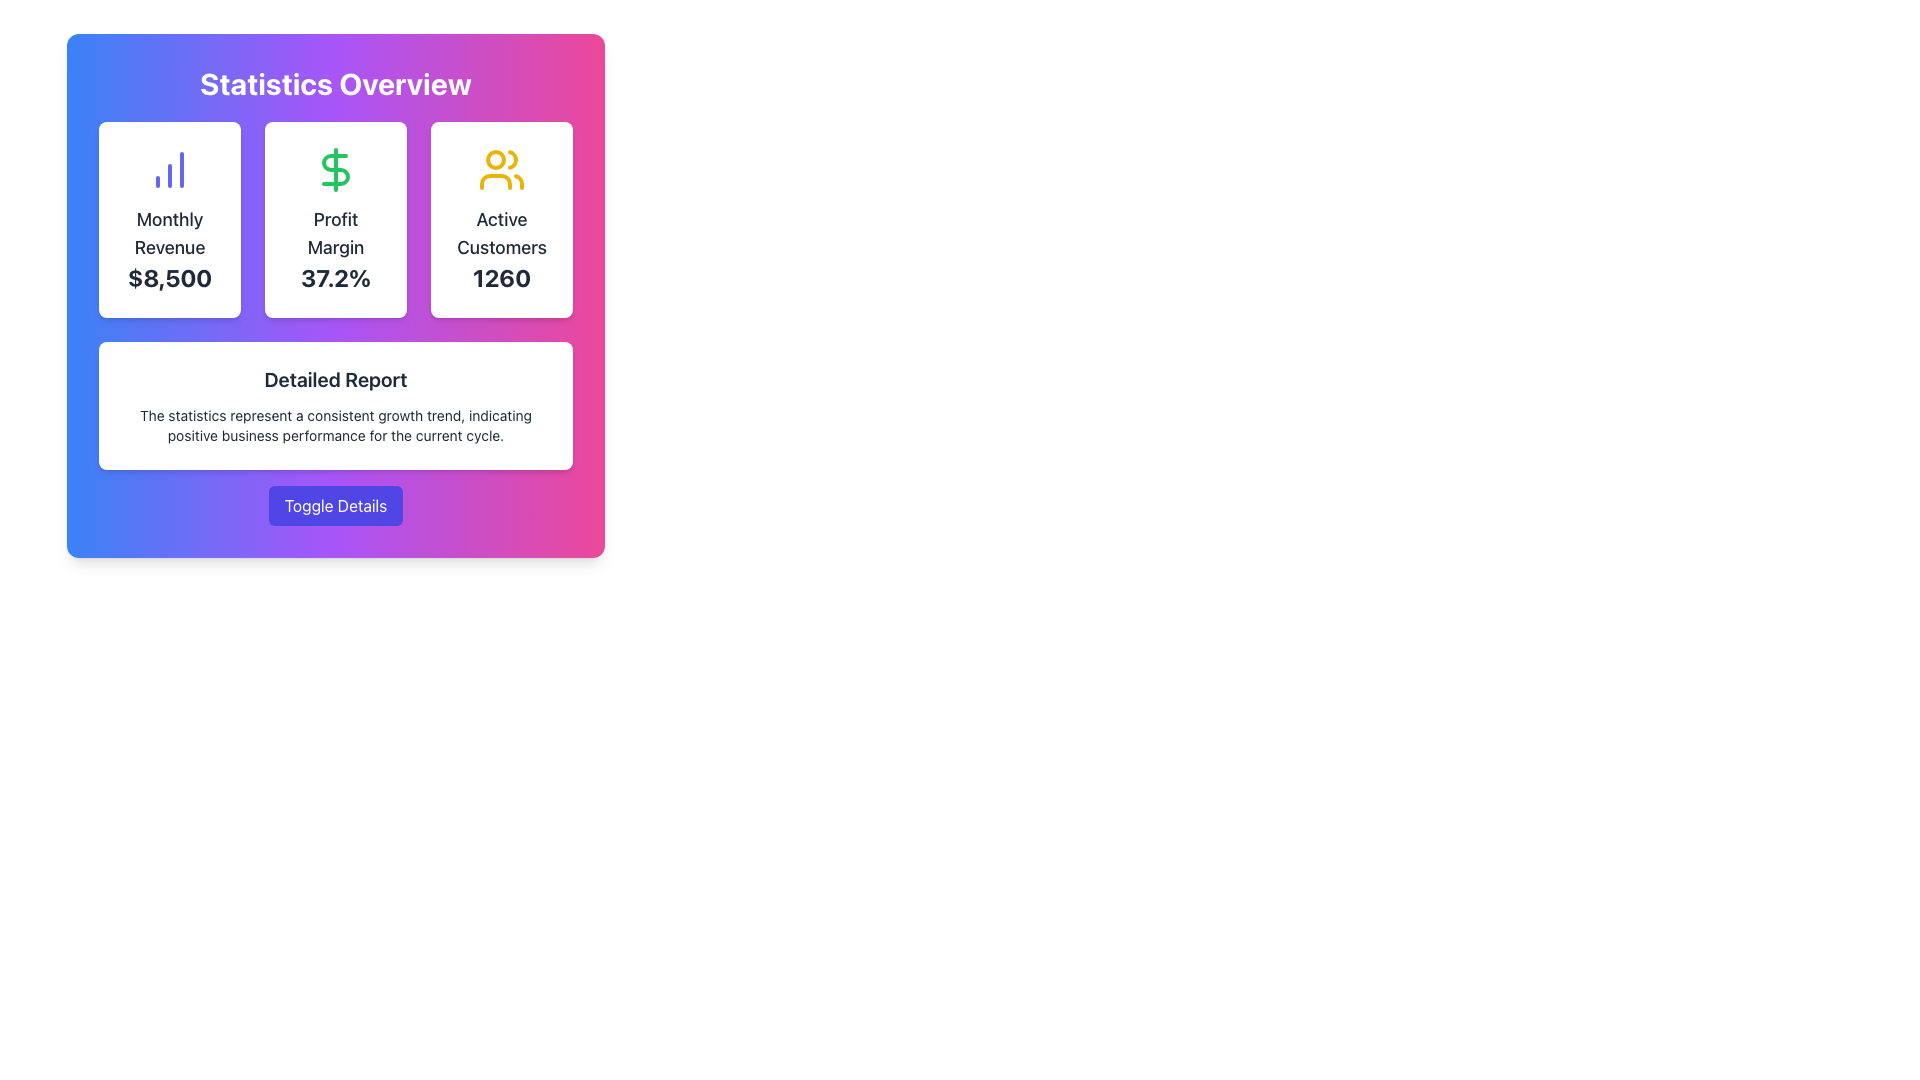 The width and height of the screenshot is (1920, 1080). I want to click on large, bold, white-colored text that reads 'Statistics Overview', which is located at the top of a card with a gradient background, so click(336, 83).